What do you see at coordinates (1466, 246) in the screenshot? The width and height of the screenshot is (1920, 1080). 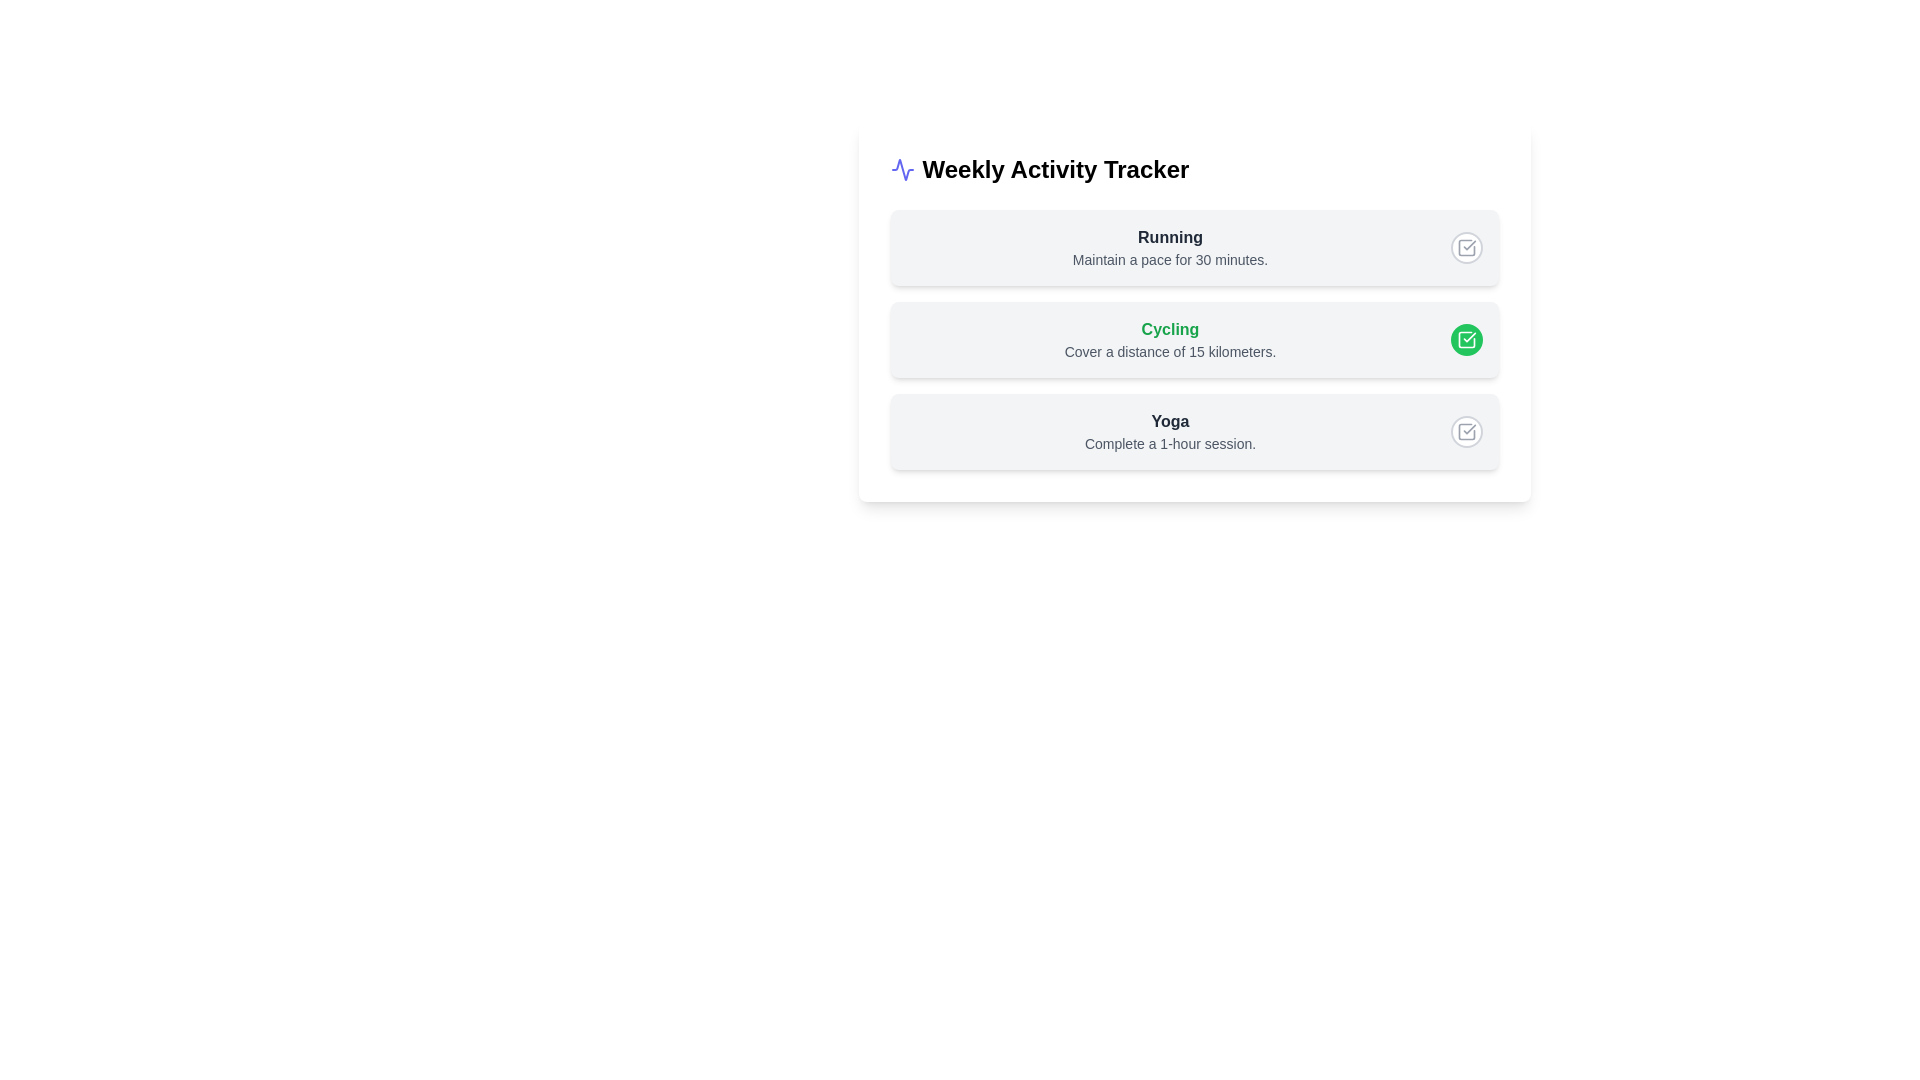 I see `the SVG graphical element that visually indicates the status of the 'Running' task, located on the far right of the icon area` at bounding box center [1466, 246].